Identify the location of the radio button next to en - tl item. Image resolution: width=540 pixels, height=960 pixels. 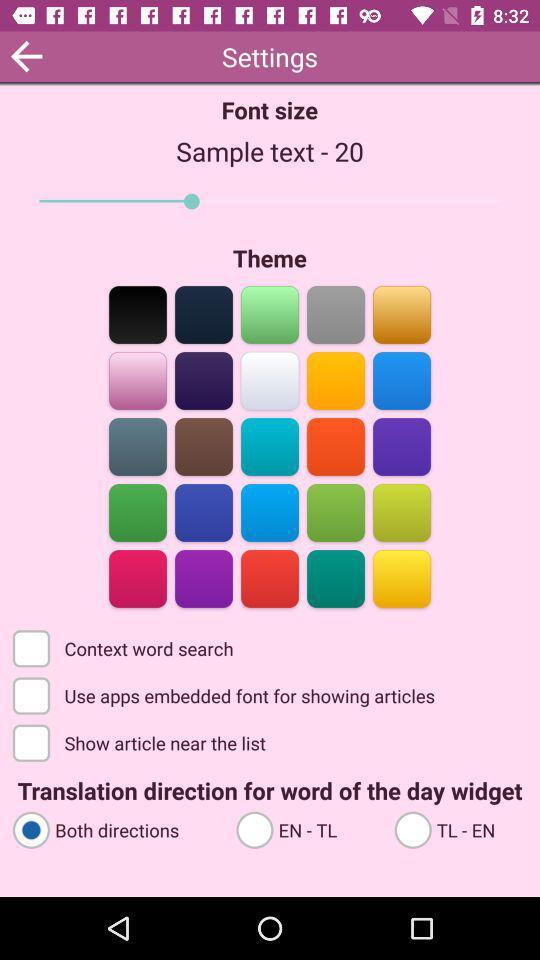
(115, 829).